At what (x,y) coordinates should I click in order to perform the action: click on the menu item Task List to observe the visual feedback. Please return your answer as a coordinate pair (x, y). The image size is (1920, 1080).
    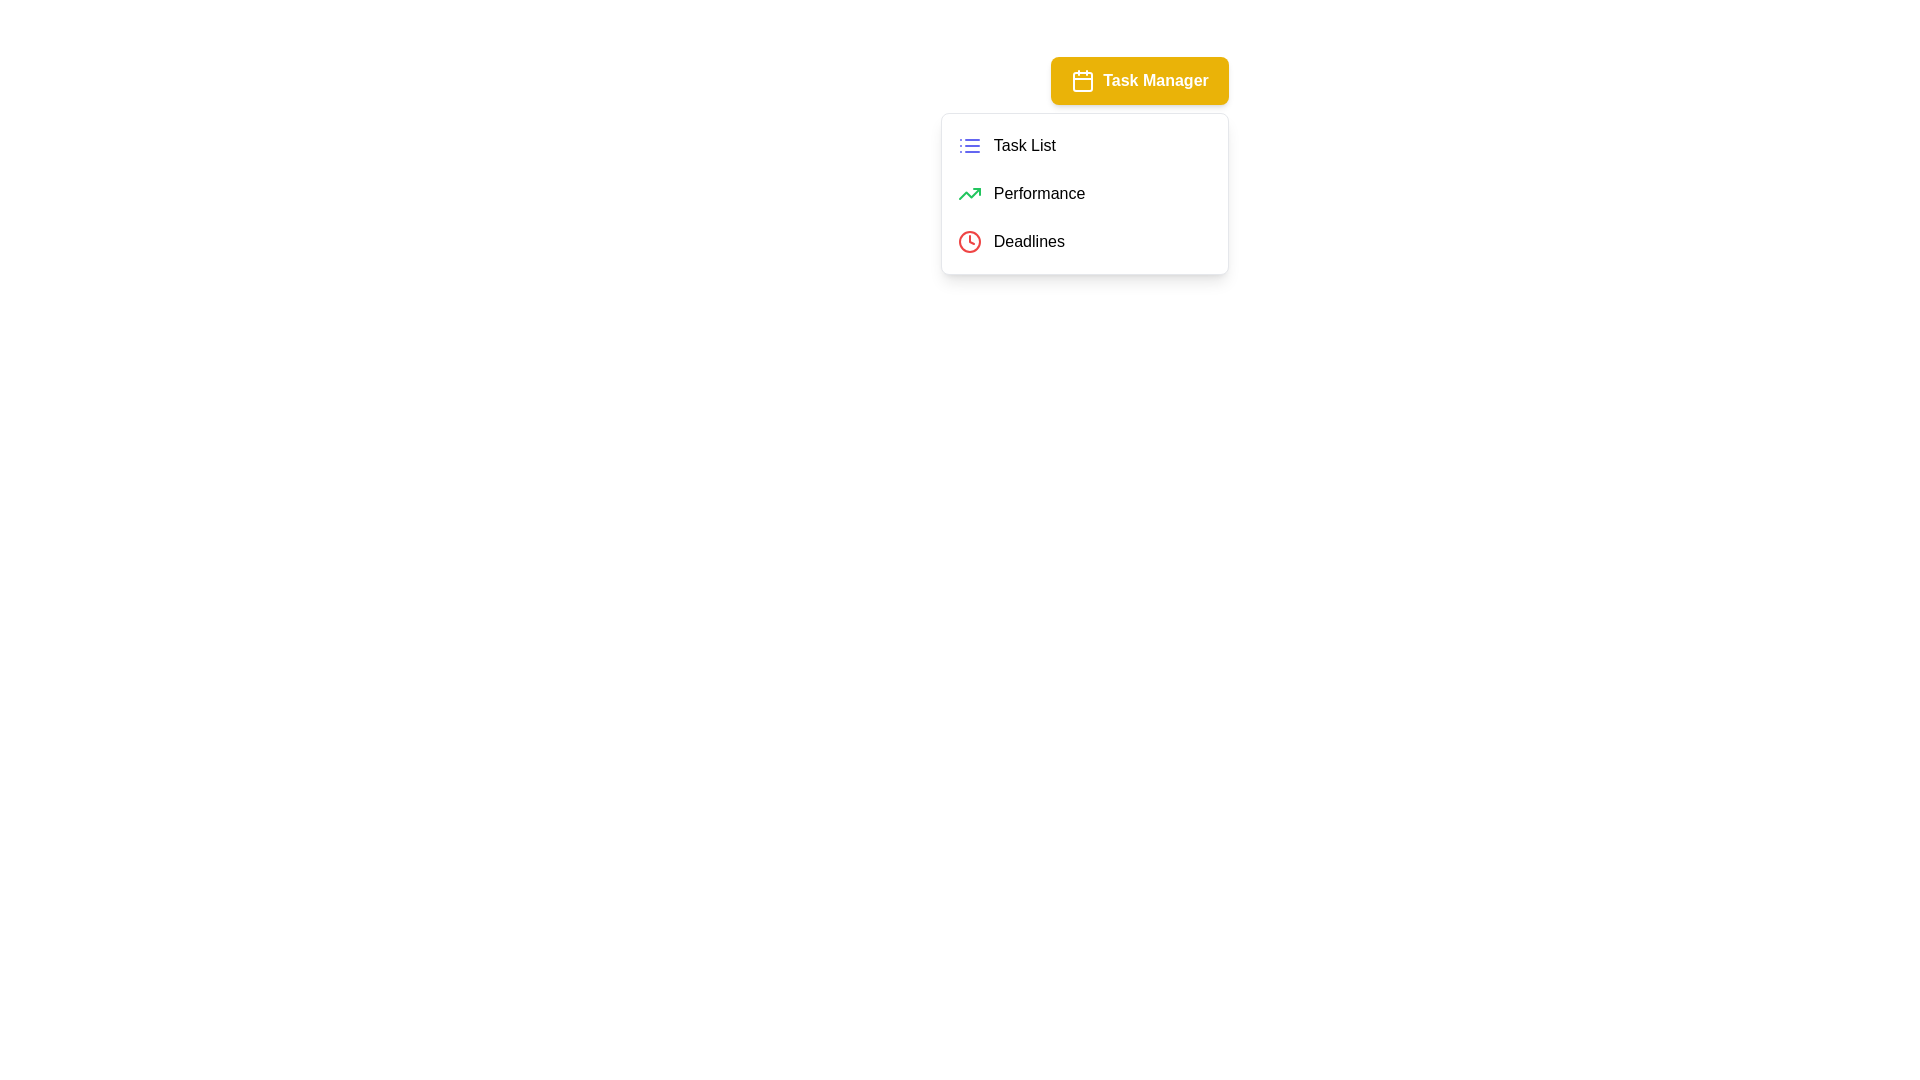
    Looking at the image, I should click on (1083, 145).